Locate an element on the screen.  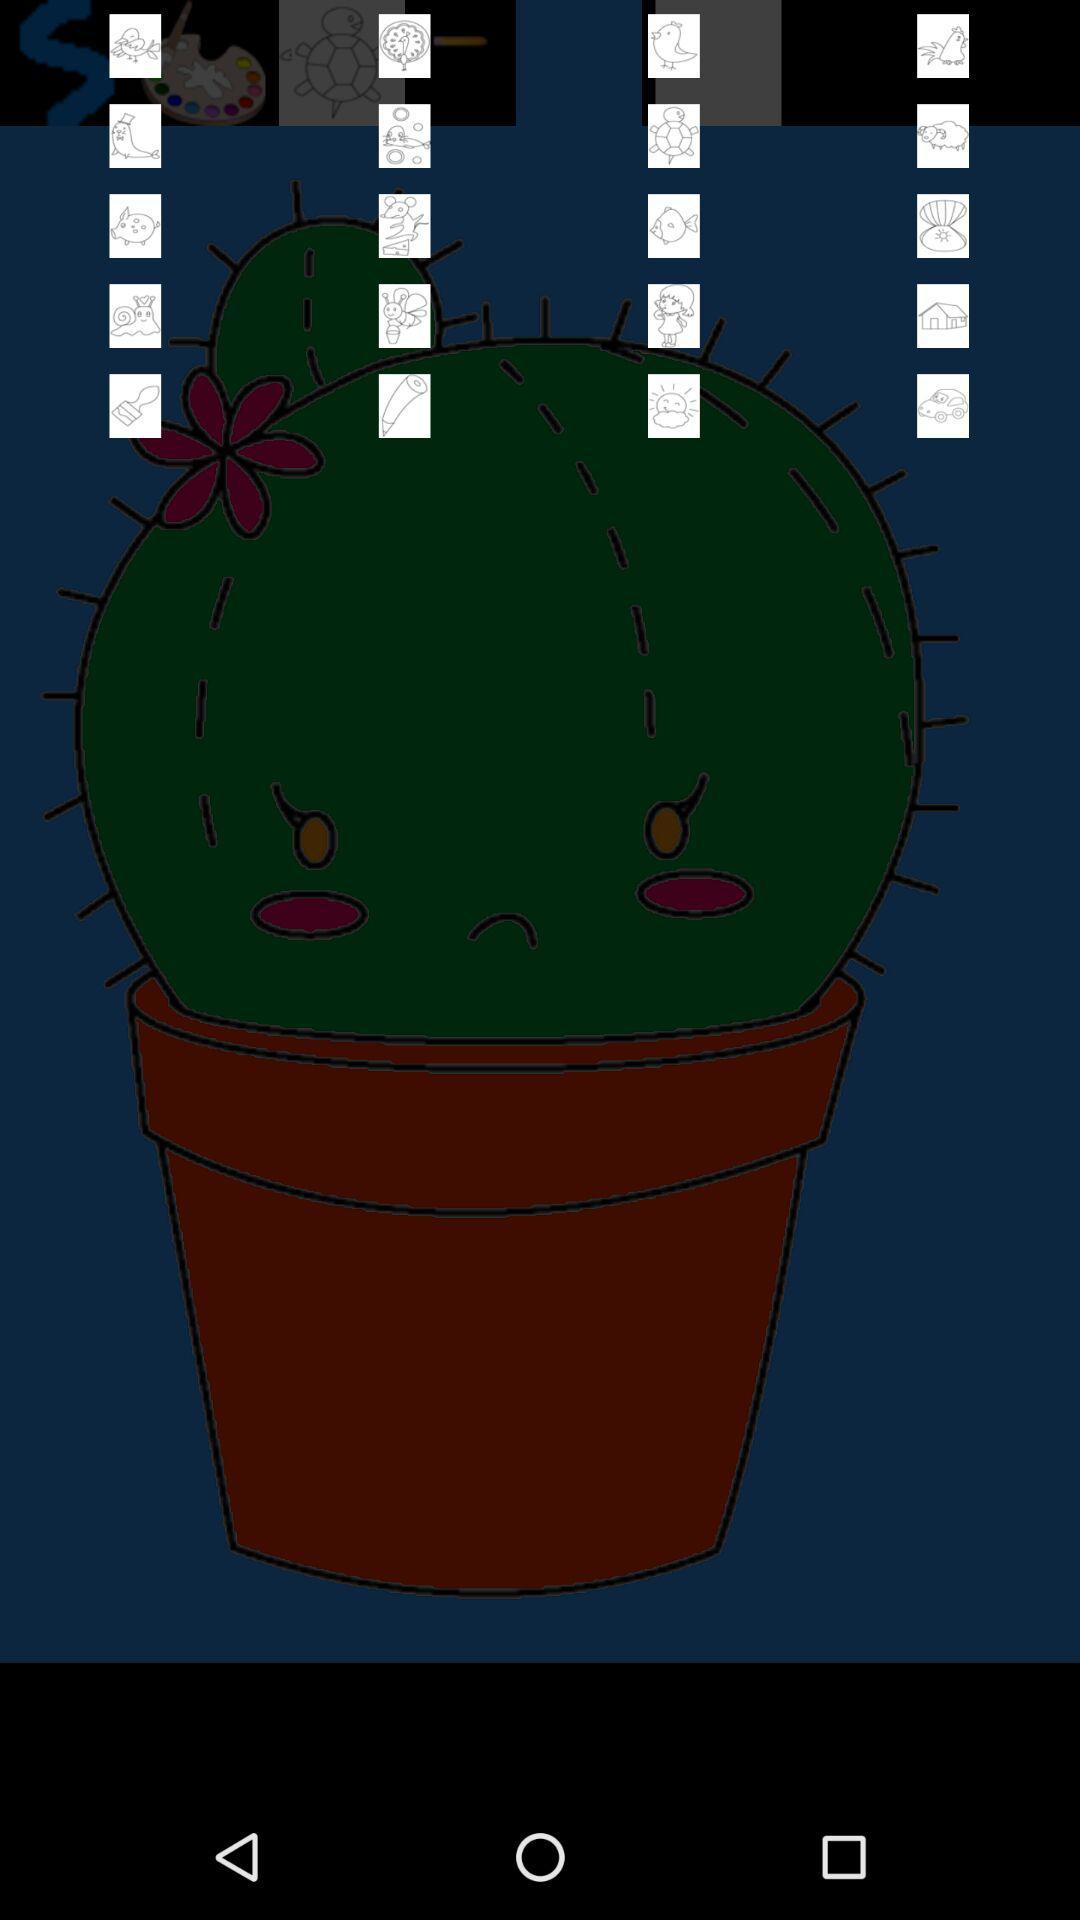
sticker is located at coordinates (673, 315).